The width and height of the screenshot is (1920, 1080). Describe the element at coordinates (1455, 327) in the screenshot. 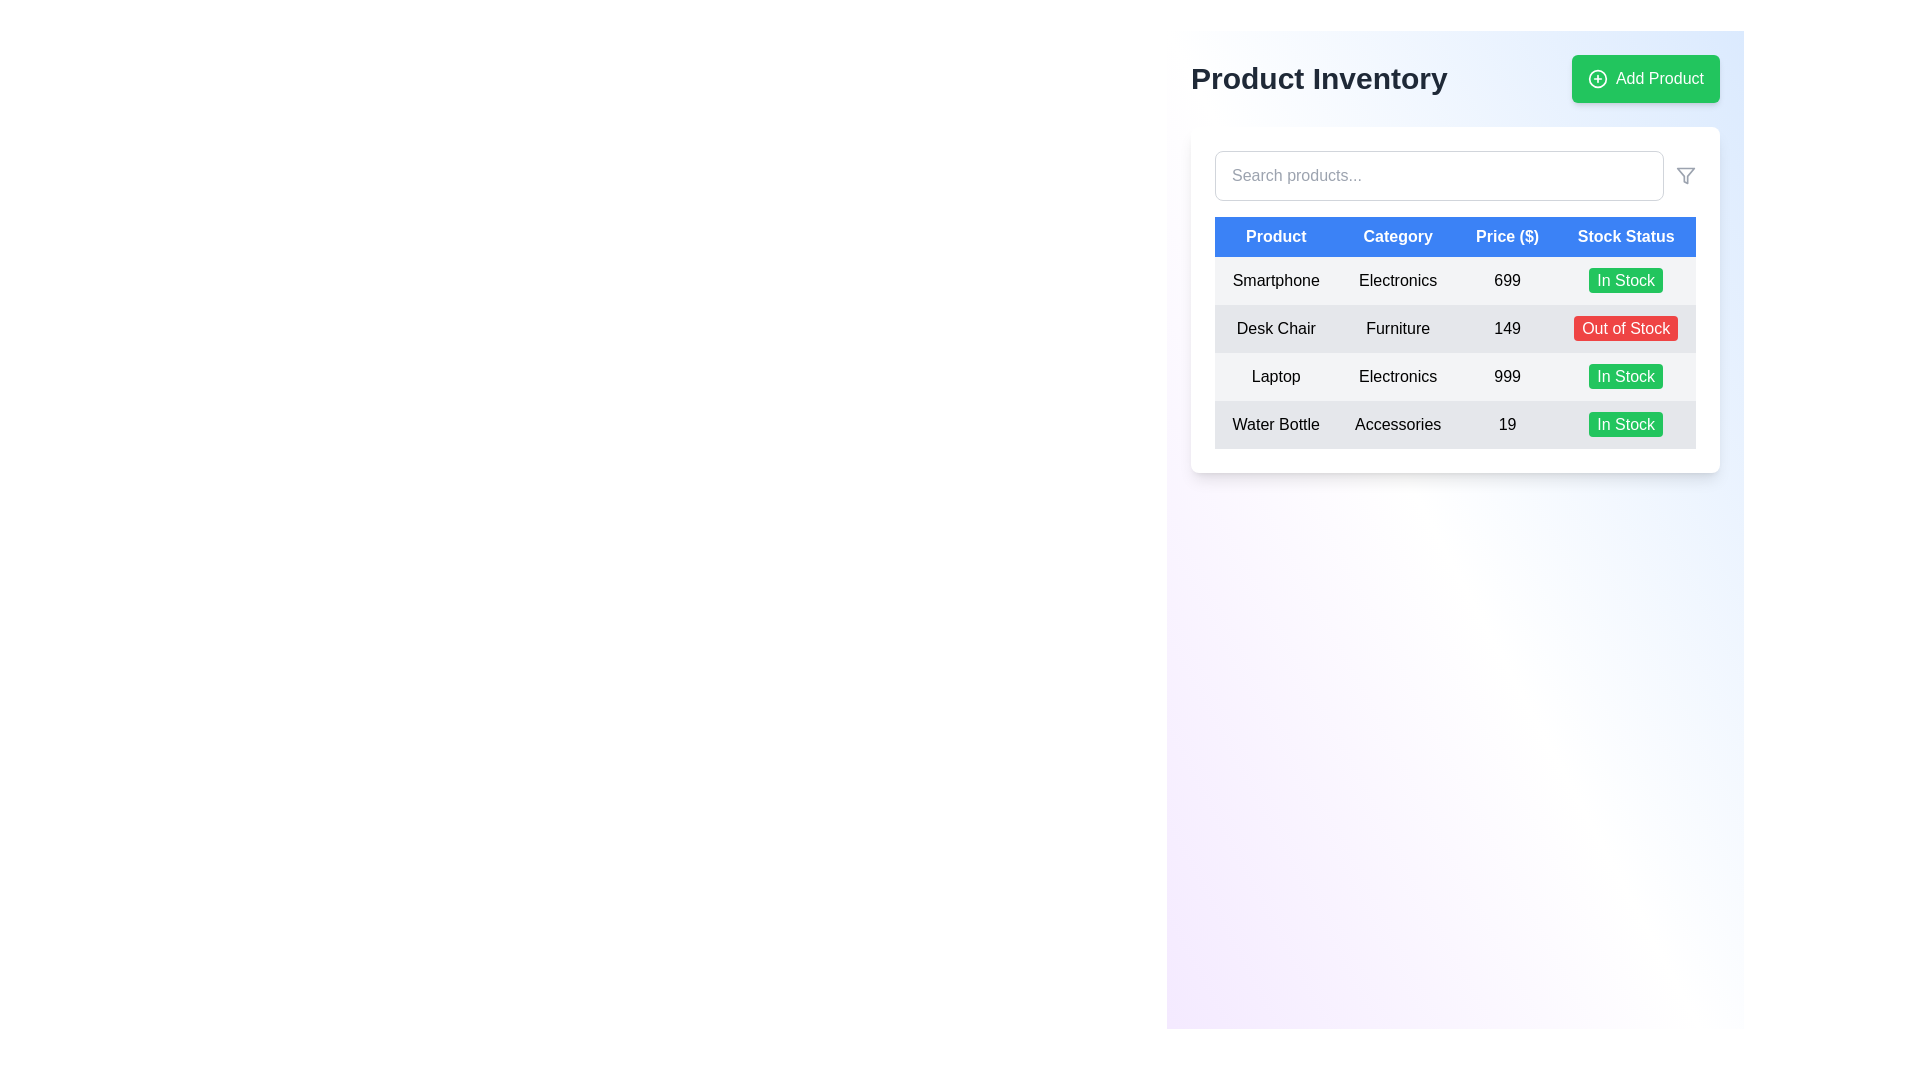

I see `the second row in the 'Product Inventory' section displaying 'Desk Chair' with a light gray background and a red badge indicating 'Out of Stock'` at that location.